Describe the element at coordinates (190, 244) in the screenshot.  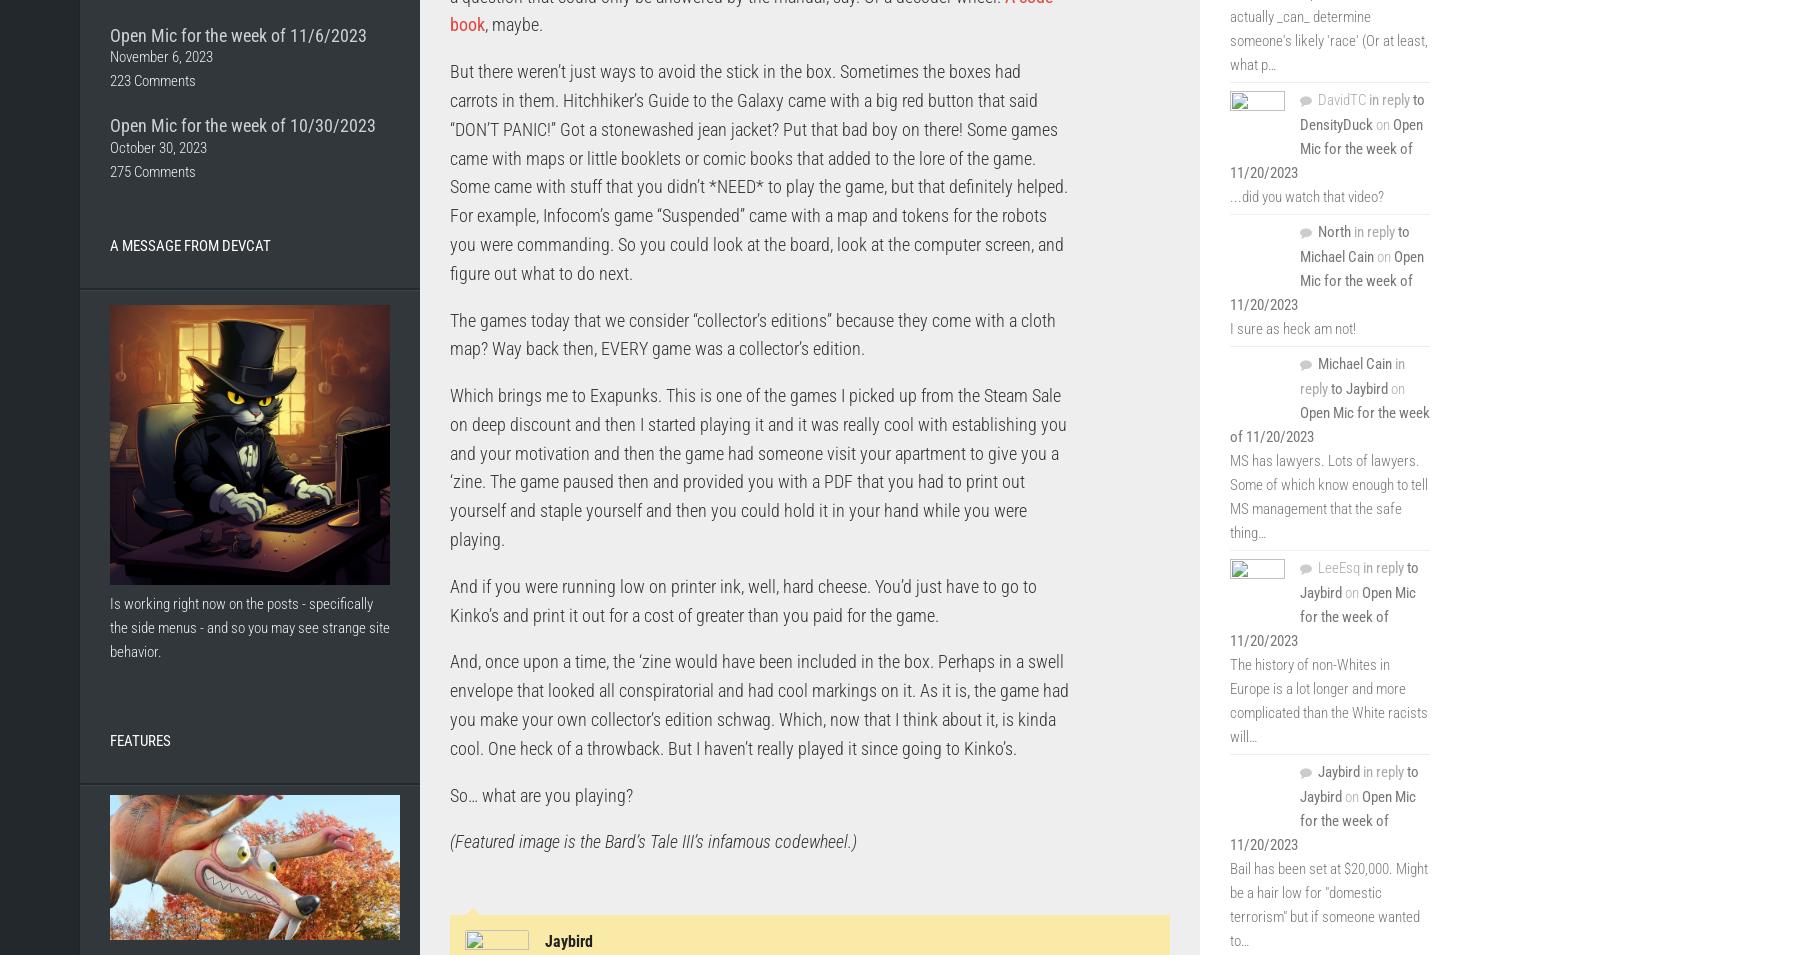
I see `'A Message From Devcat'` at that location.